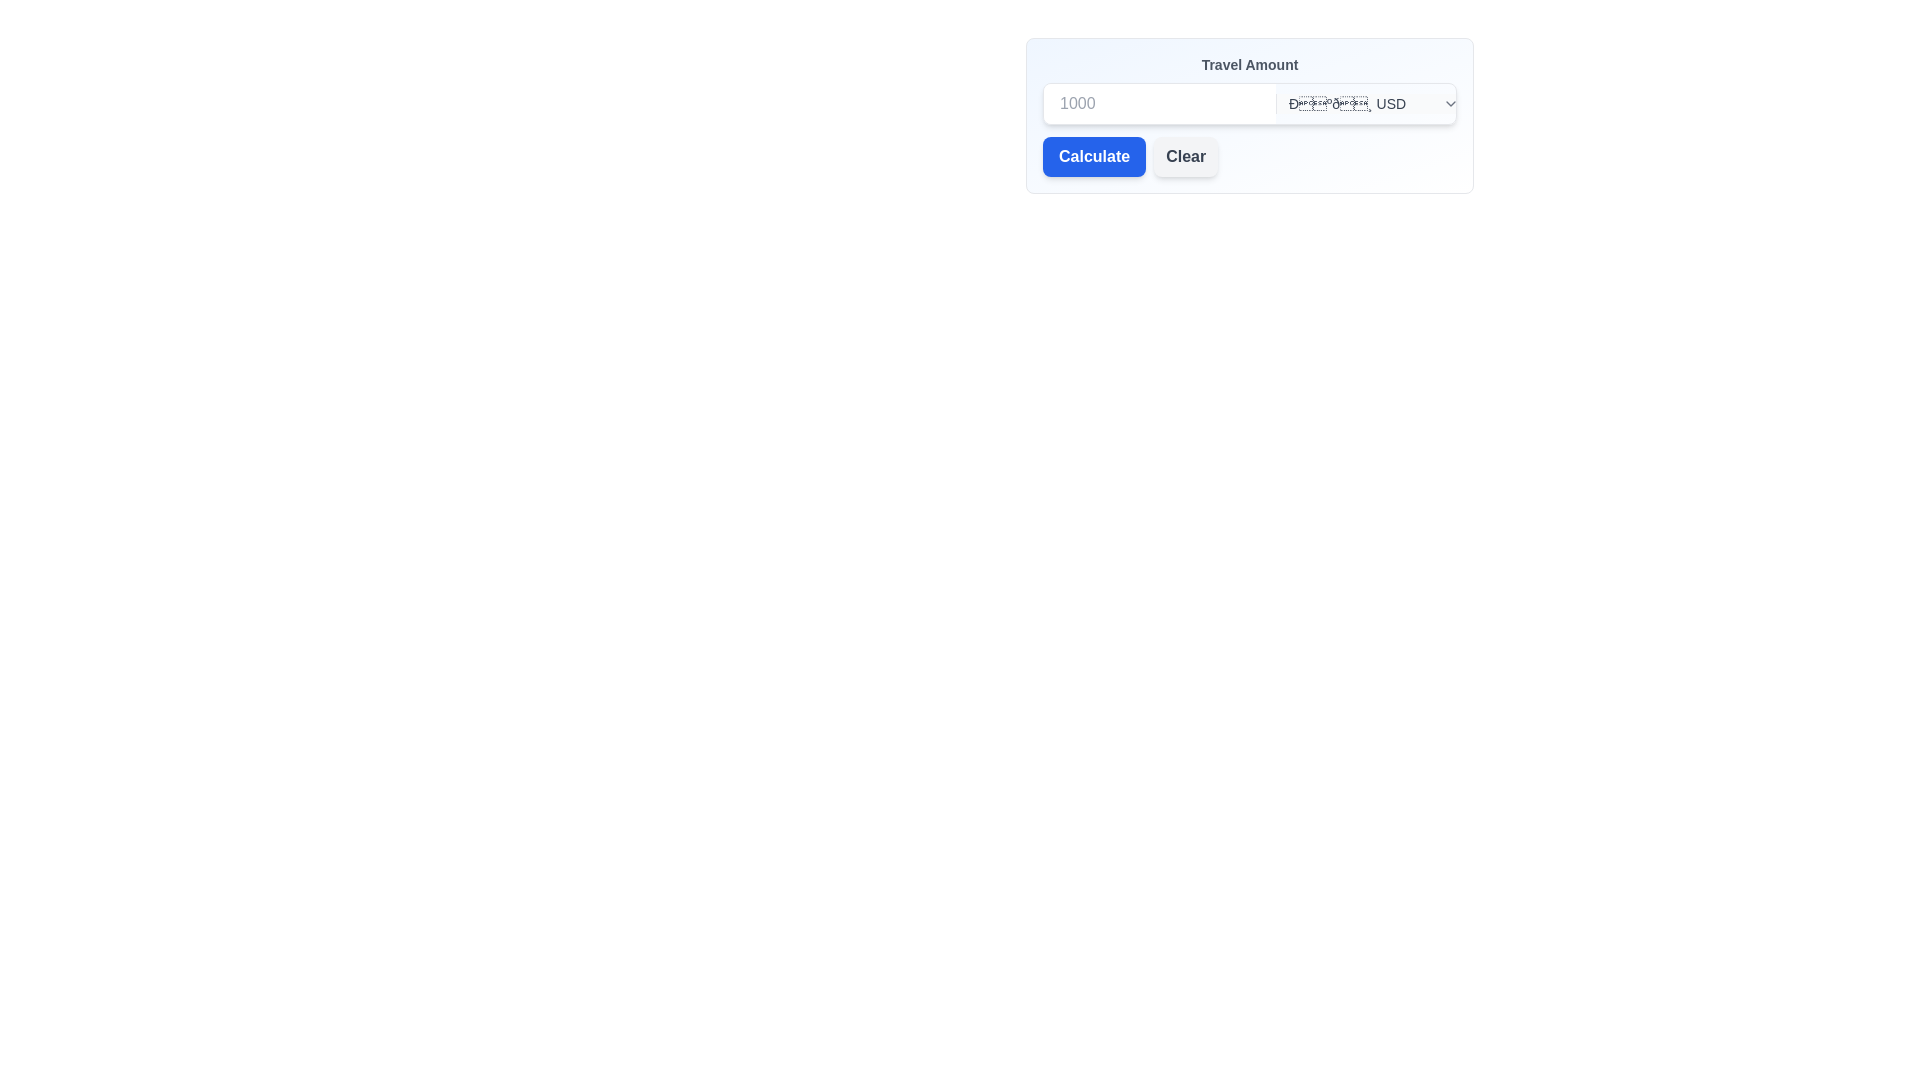 Image resolution: width=1920 pixels, height=1080 pixels. I want to click on the blue button labeled 'Calculate' to observe styling changes, so click(1093, 156).